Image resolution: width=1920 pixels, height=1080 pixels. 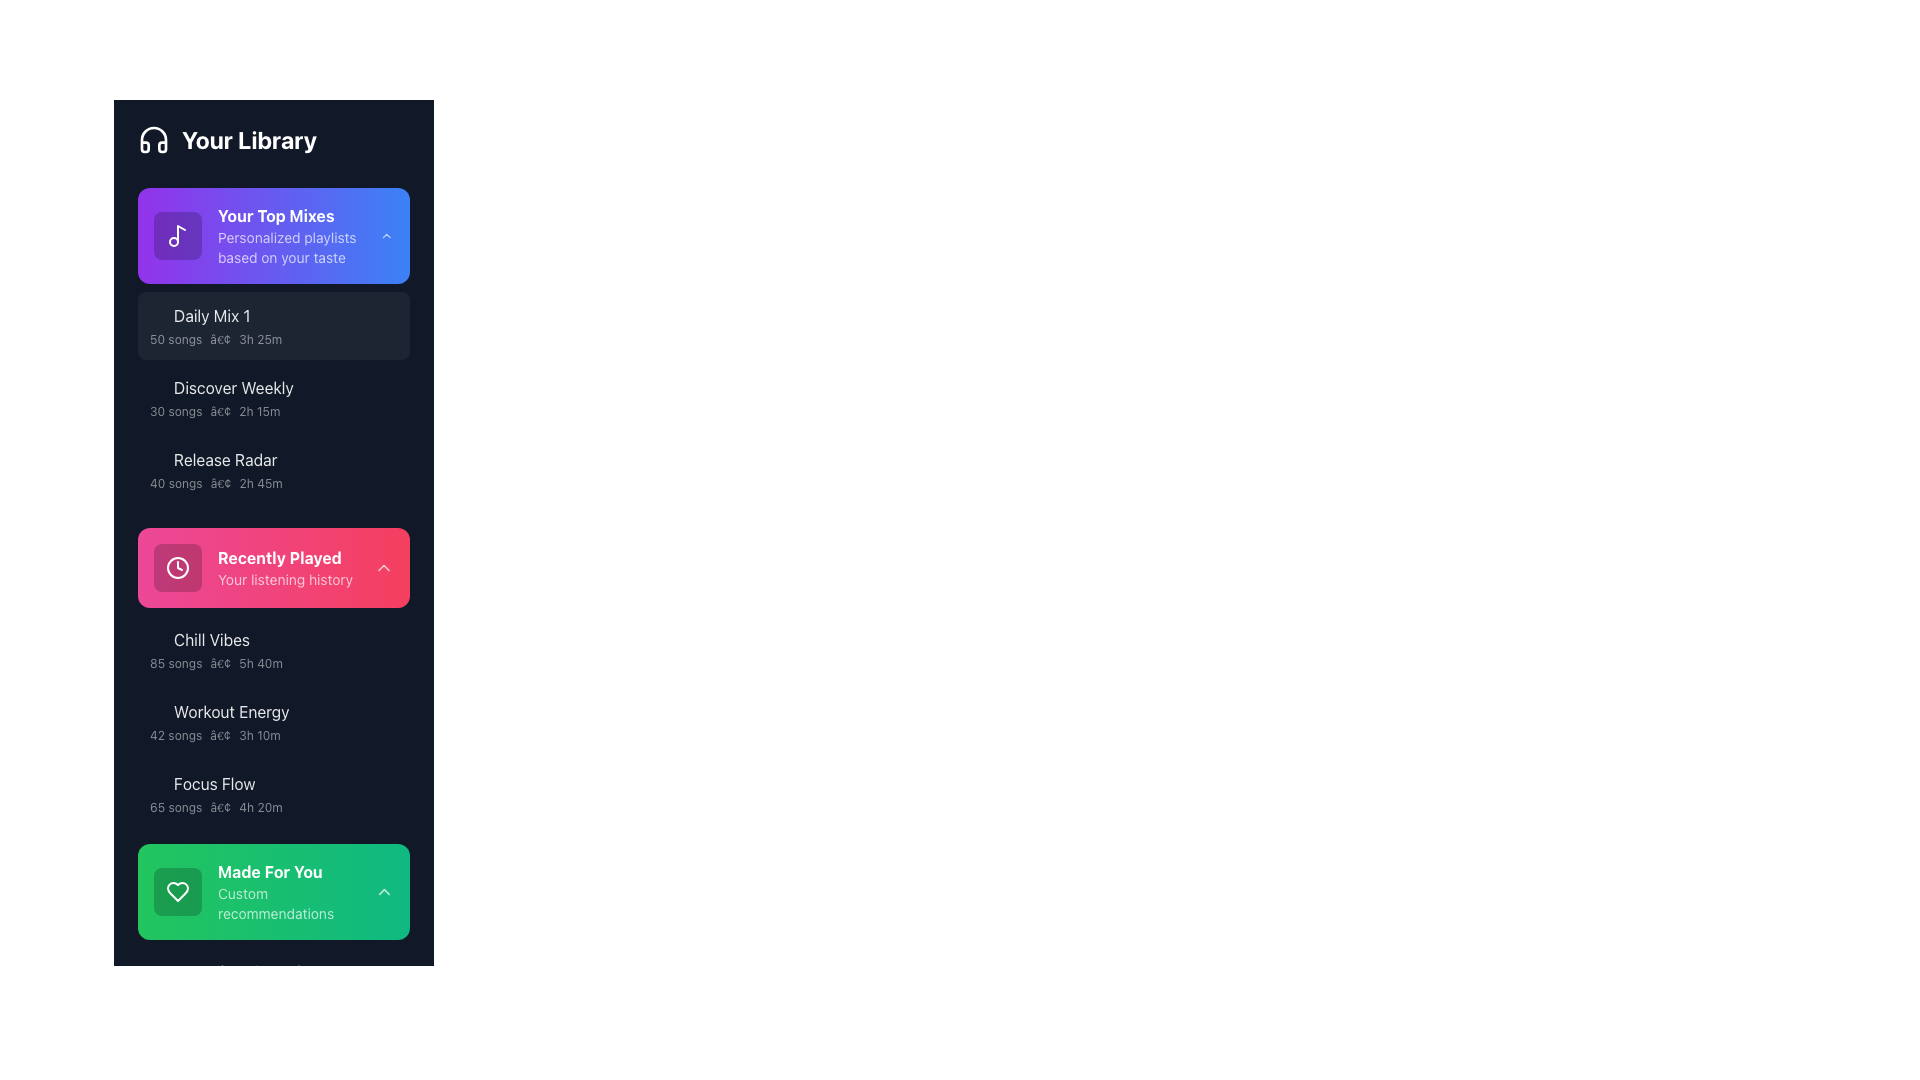 I want to click on the fifth interactive card in the vertical list, which provides access to the recently played section, so click(x=272, y=567).